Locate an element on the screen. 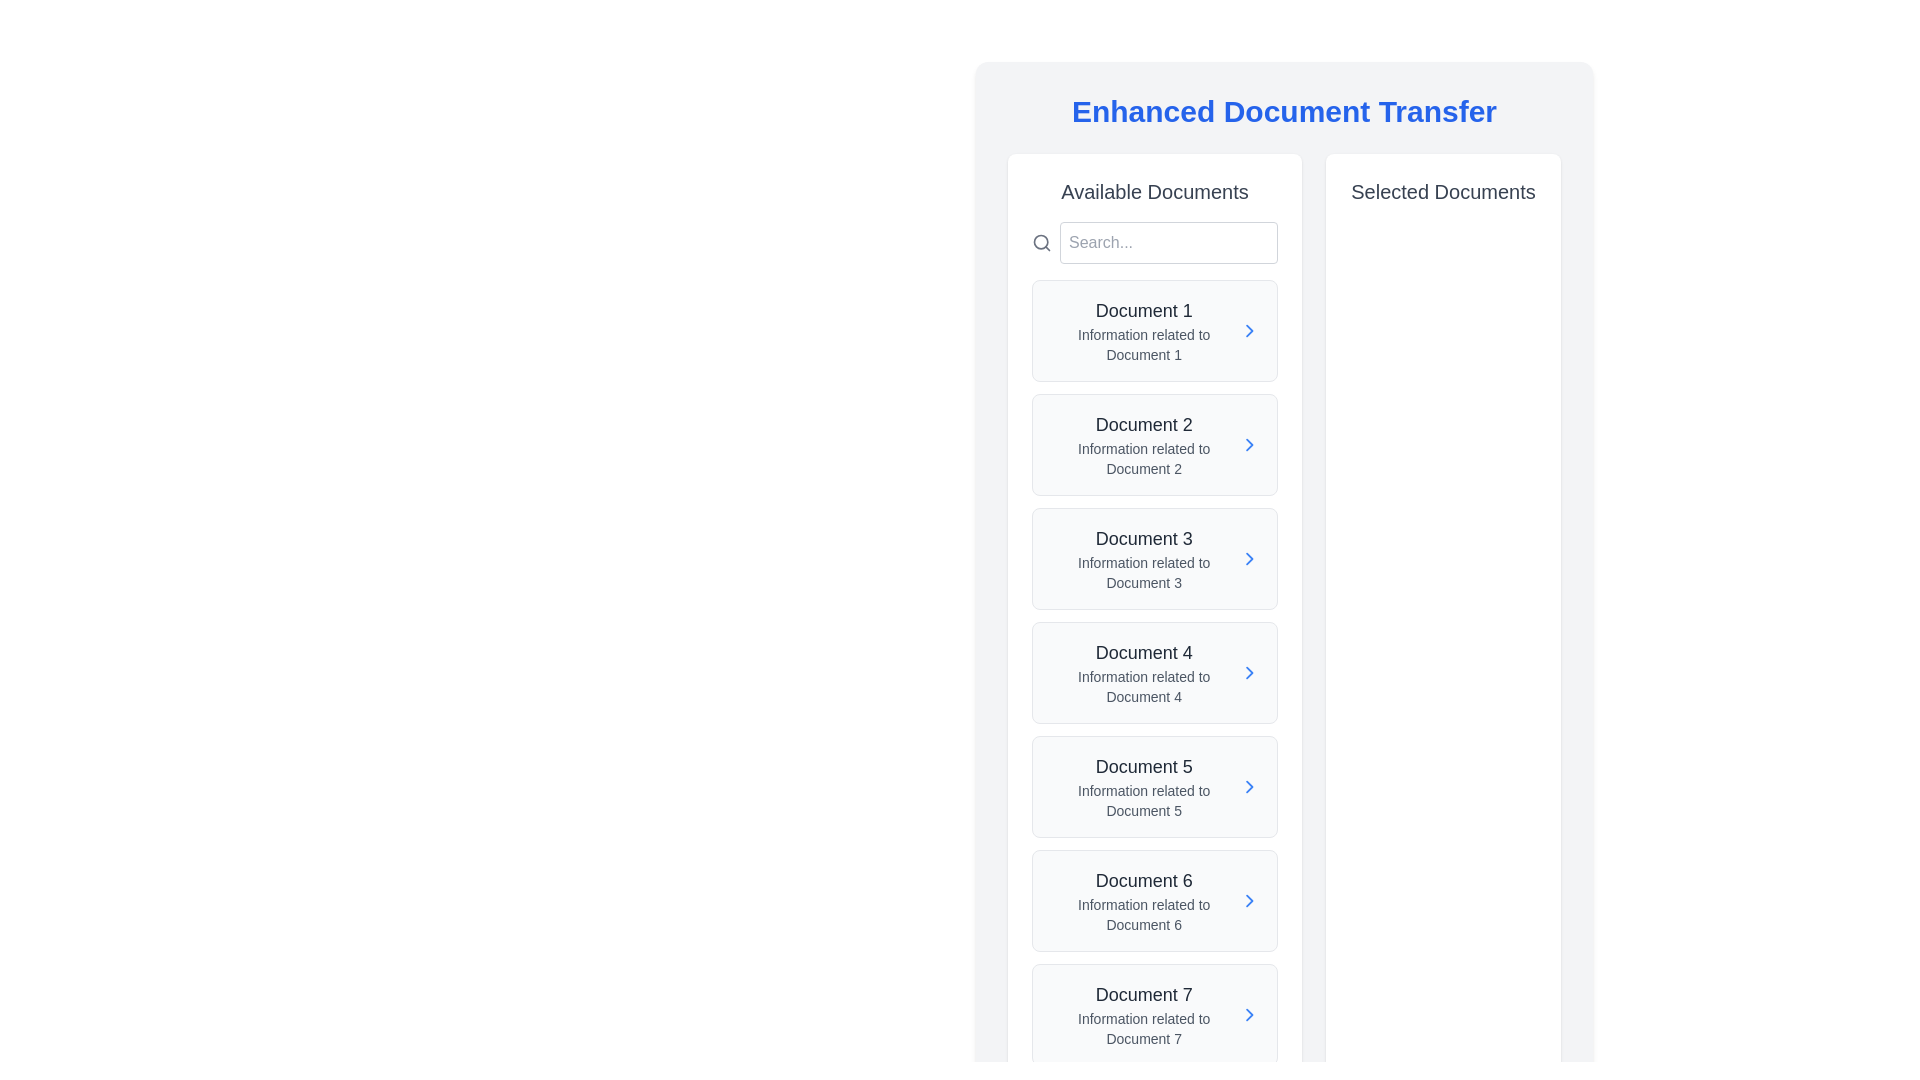  the small triangular arrow-shaped glyph pointing to the right, located within the second document entry in the 'Available Documents' section, closely aligning with the text label 'Document 2' is located at coordinates (1249, 443).